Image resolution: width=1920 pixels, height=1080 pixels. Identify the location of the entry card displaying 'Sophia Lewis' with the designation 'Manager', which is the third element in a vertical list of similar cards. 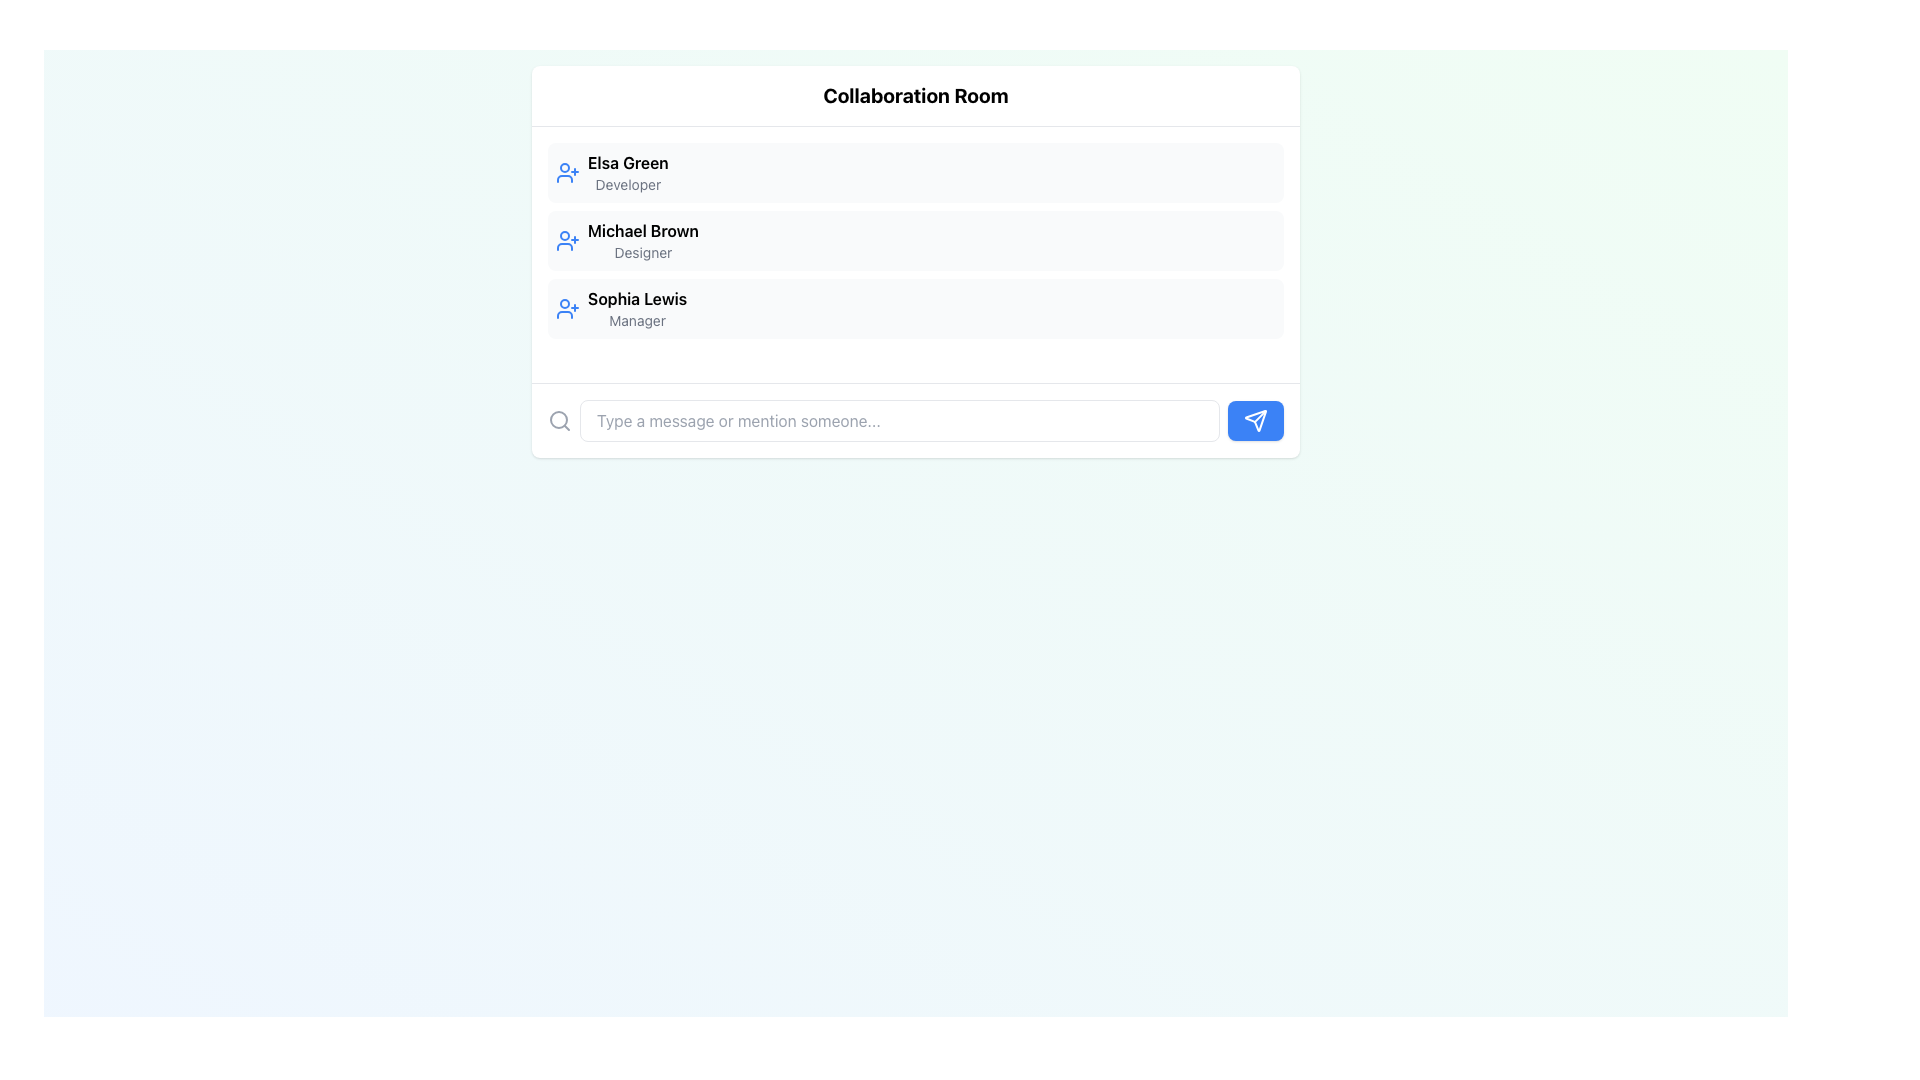
(915, 308).